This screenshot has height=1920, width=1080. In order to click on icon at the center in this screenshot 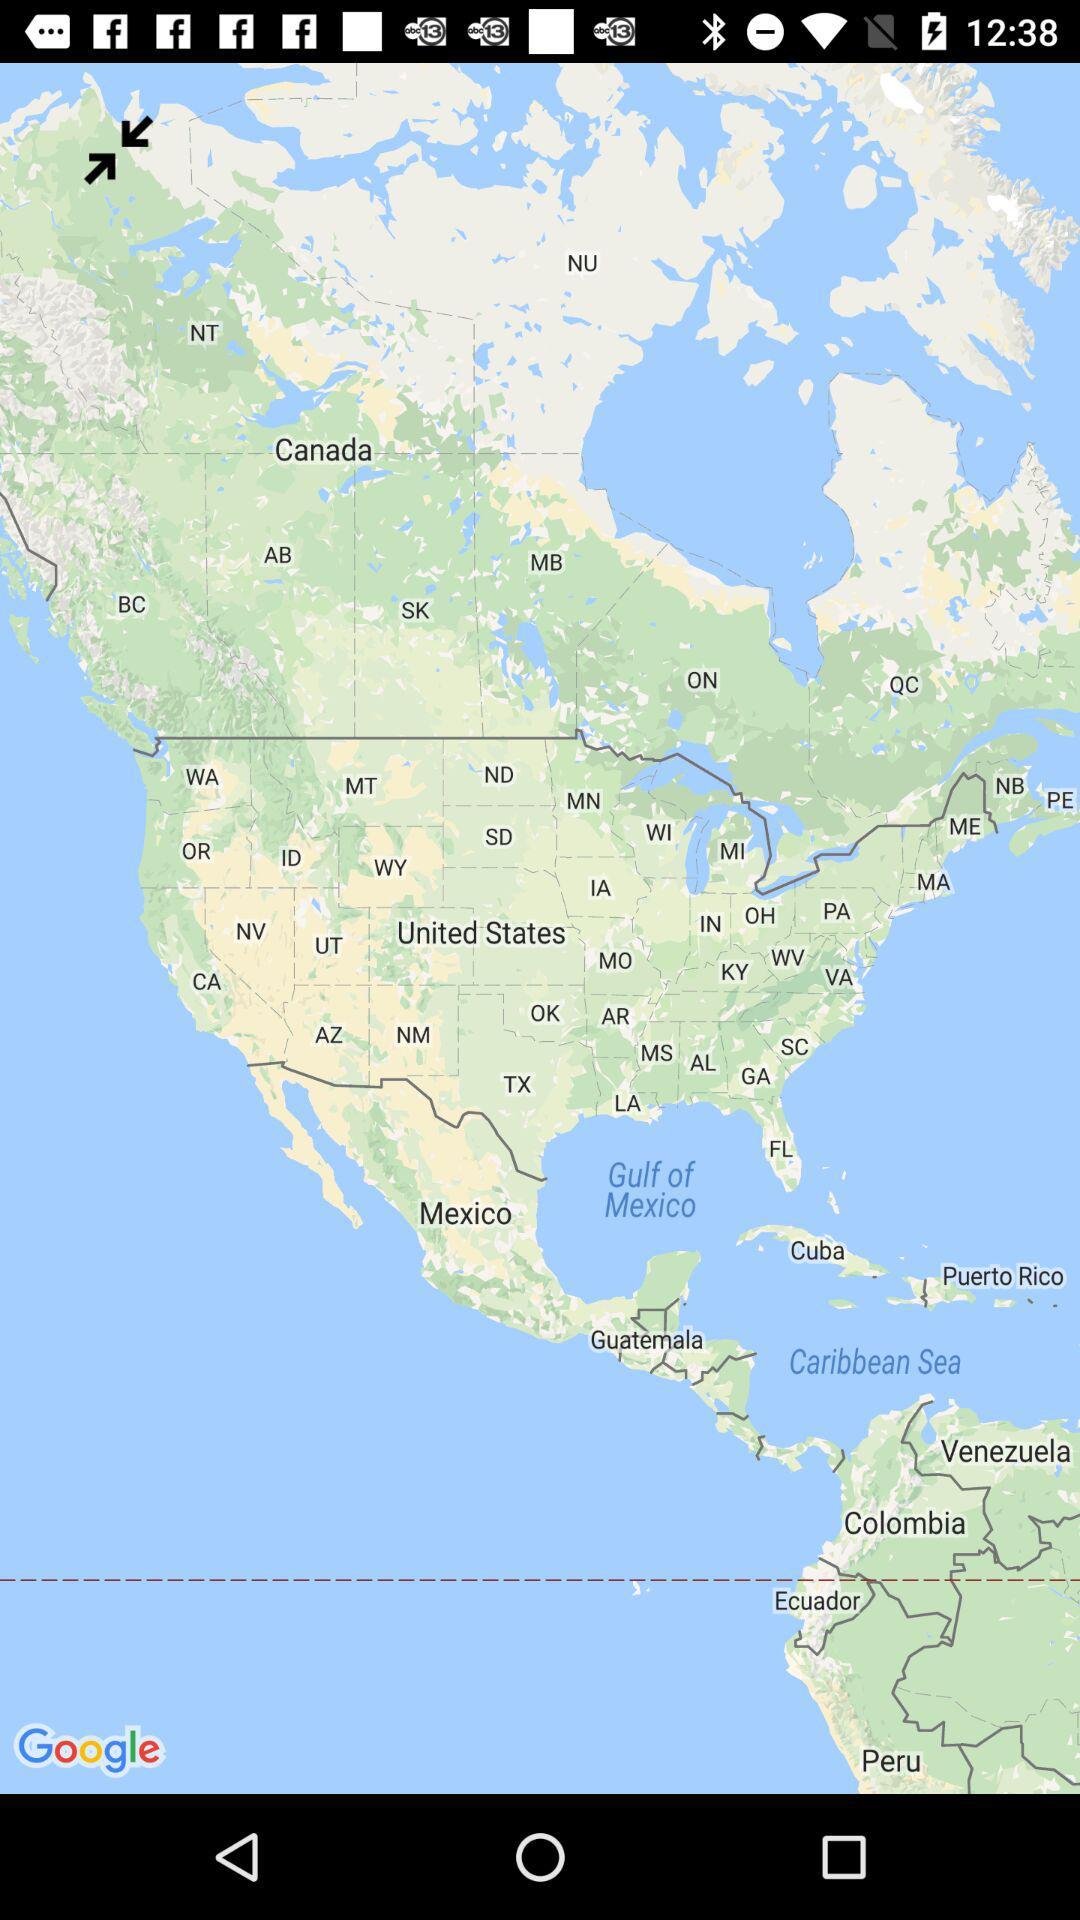, I will do `click(540, 927)`.